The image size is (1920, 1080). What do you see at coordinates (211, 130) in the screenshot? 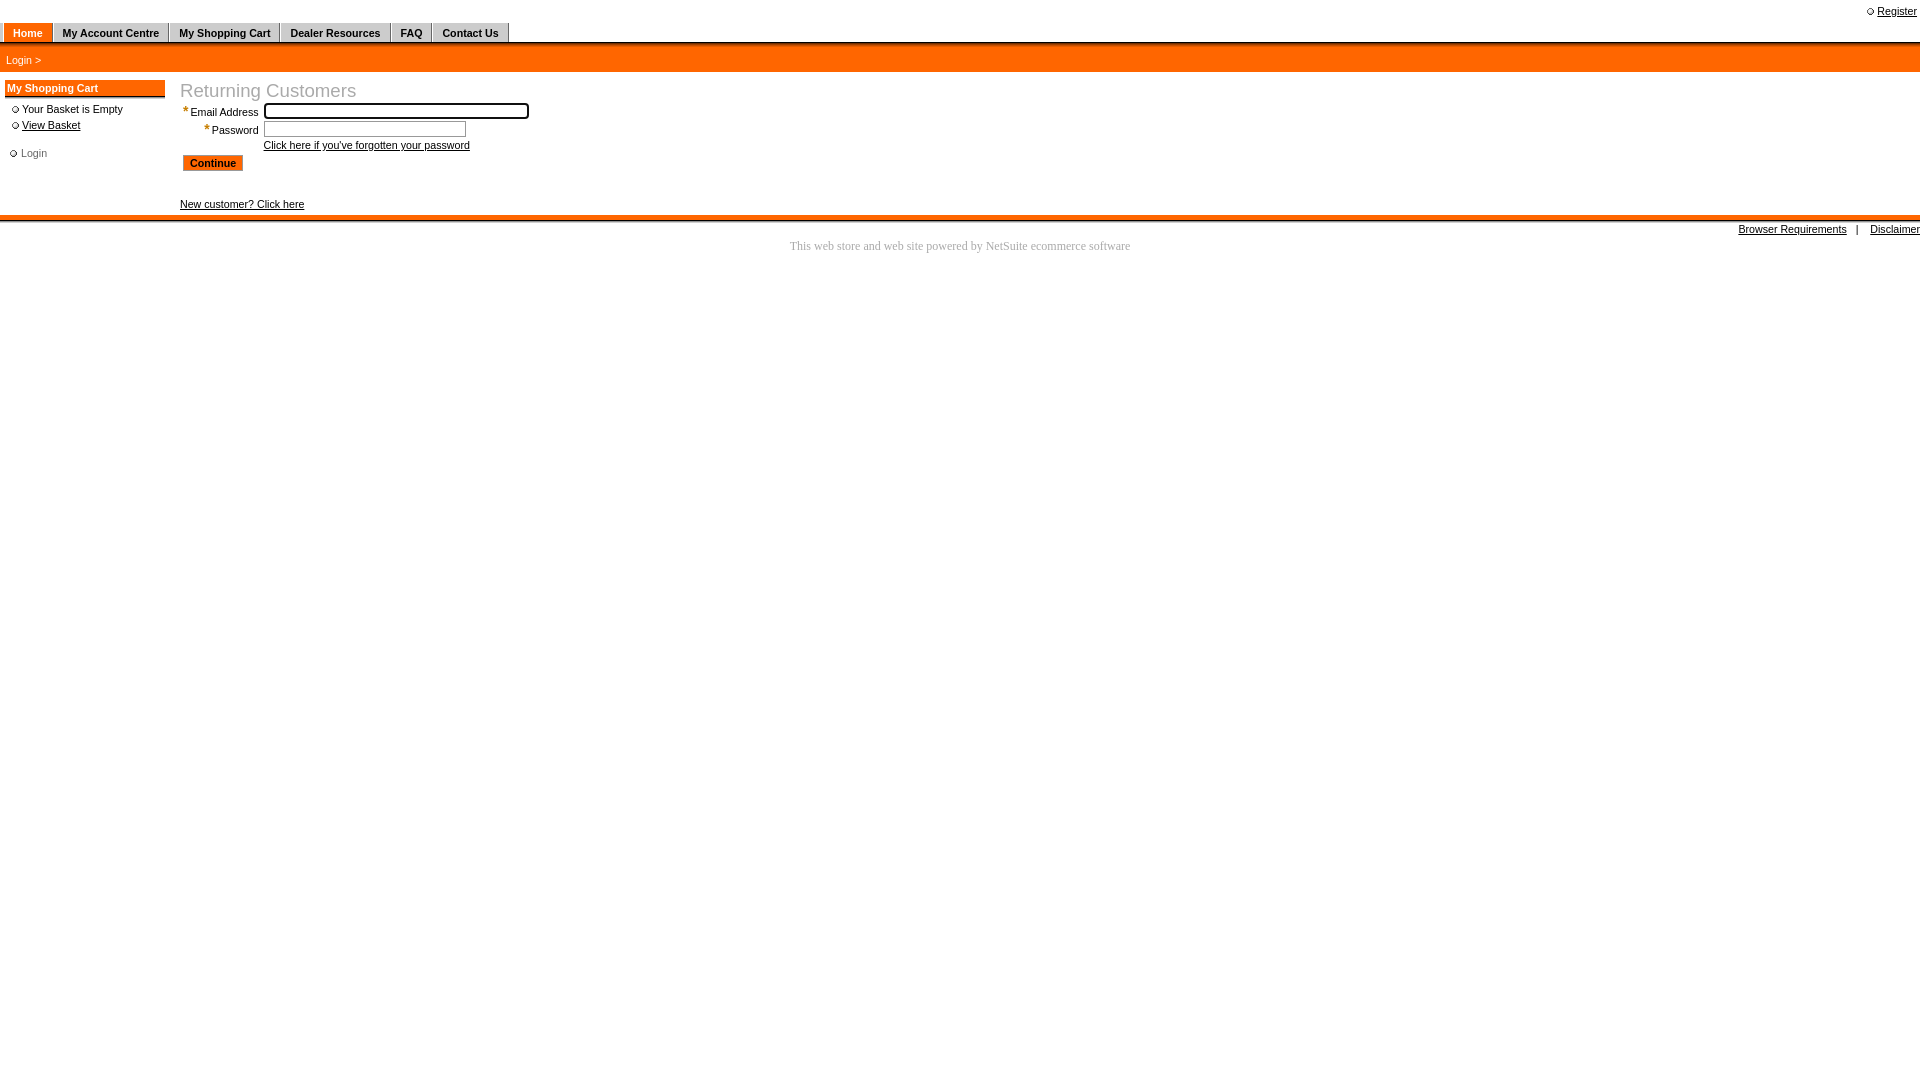
I see `'Password'` at bounding box center [211, 130].